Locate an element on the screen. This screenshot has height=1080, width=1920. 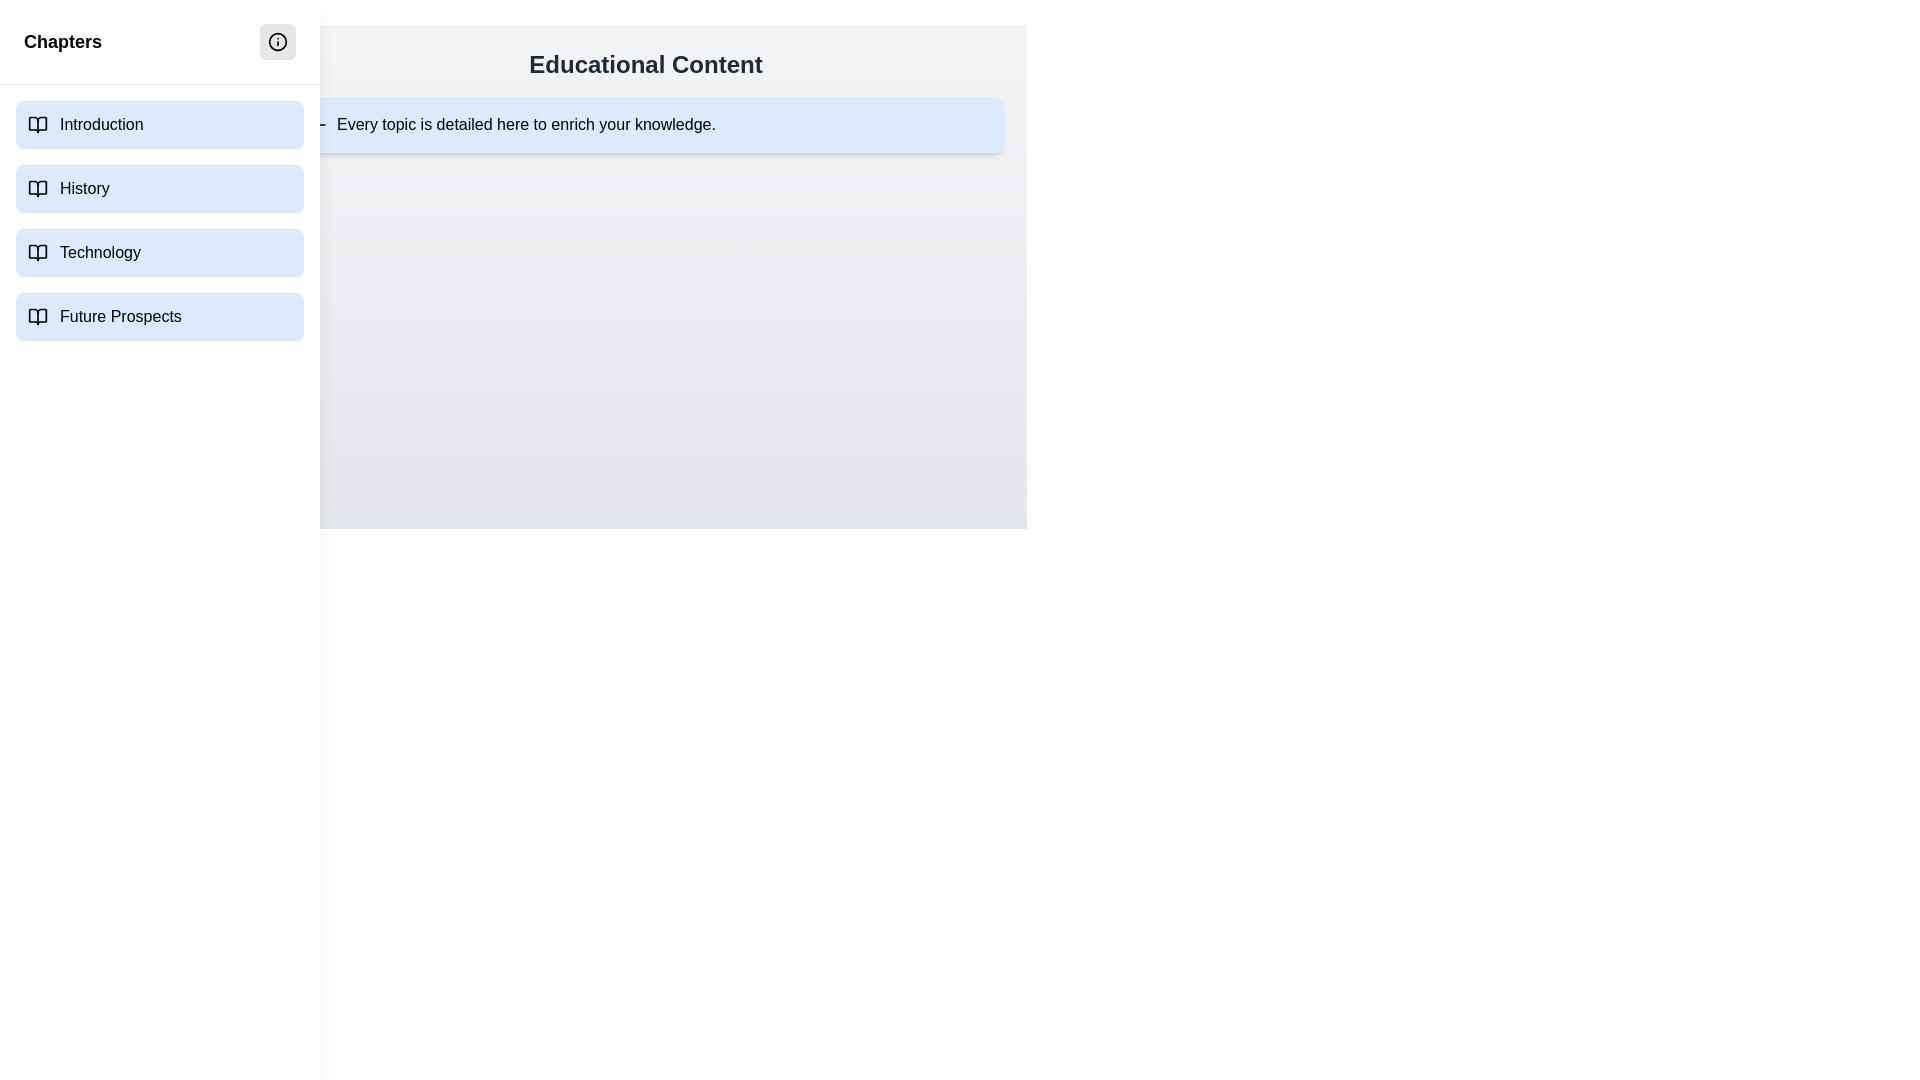
the chapter named Technology to navigate to it is located at coordinates (158, 252).